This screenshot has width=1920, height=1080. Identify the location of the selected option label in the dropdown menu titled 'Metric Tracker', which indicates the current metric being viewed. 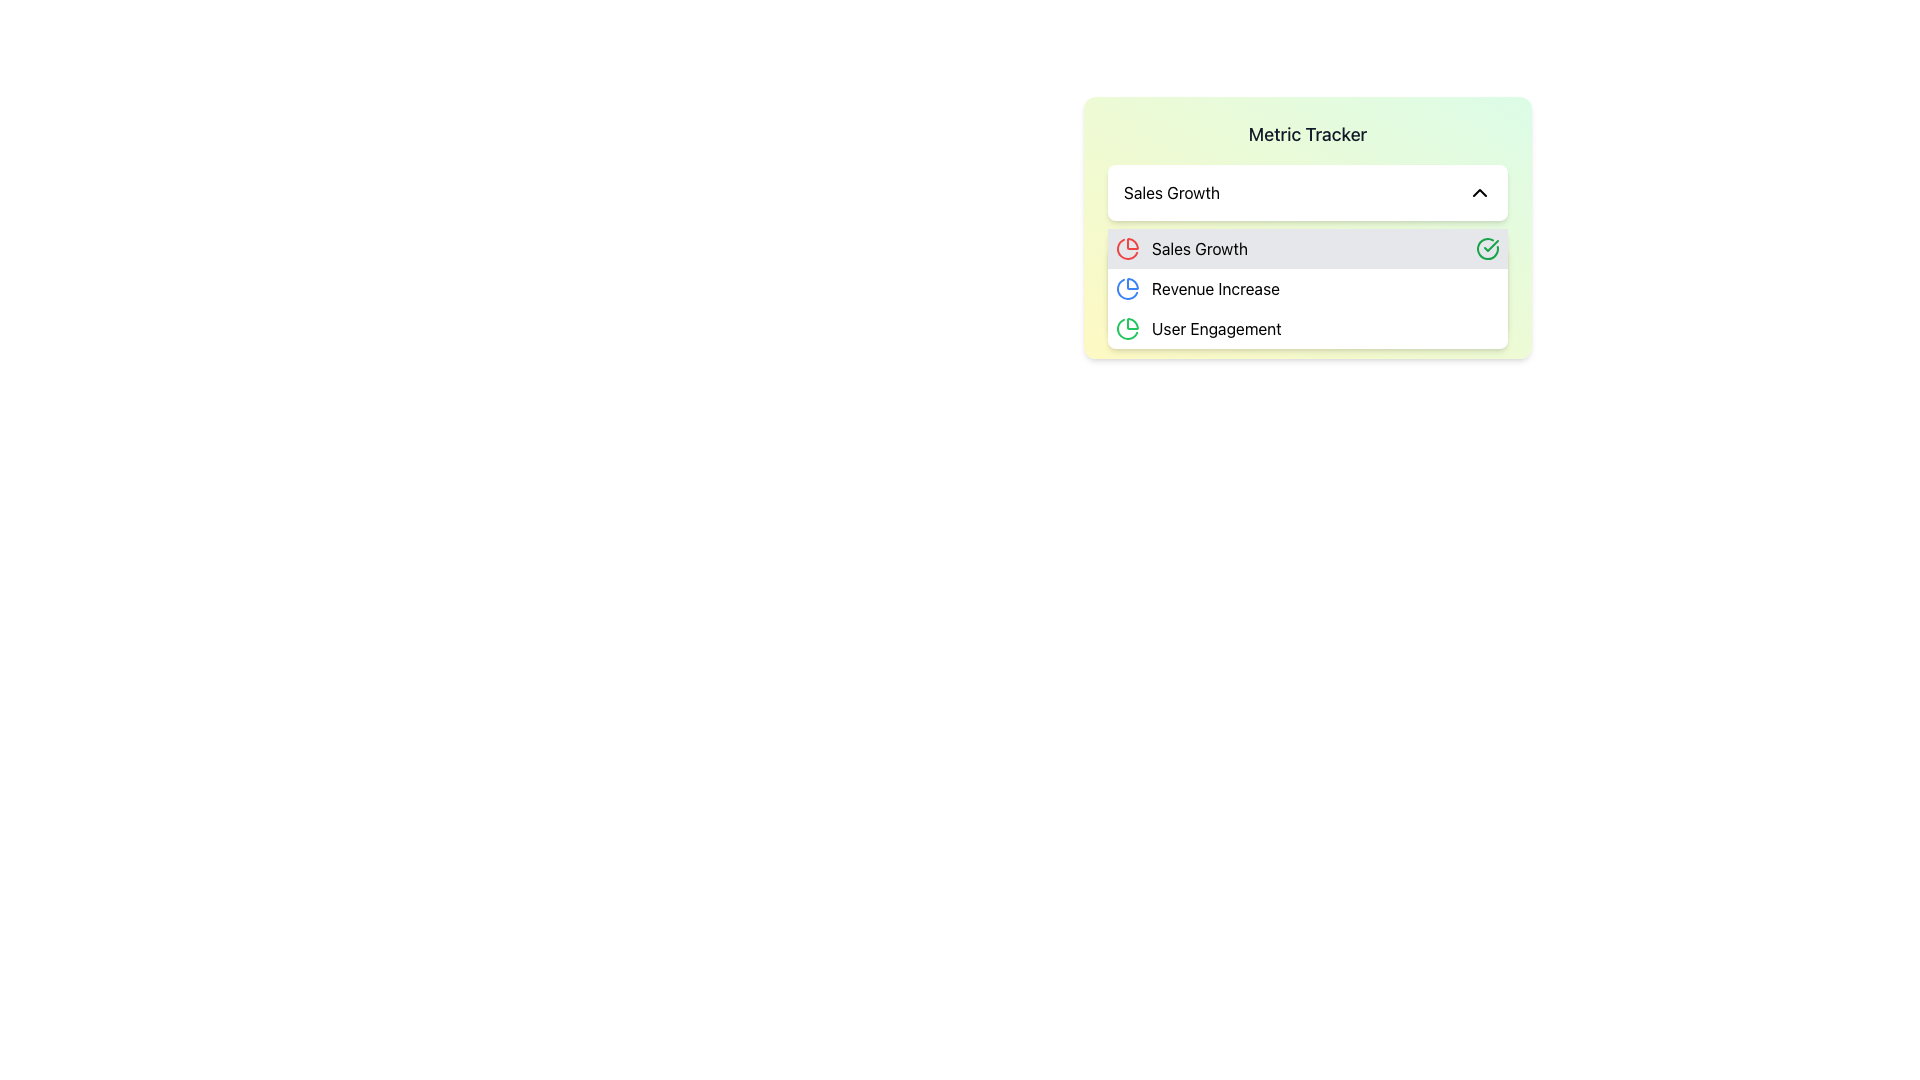
(1171, 192).